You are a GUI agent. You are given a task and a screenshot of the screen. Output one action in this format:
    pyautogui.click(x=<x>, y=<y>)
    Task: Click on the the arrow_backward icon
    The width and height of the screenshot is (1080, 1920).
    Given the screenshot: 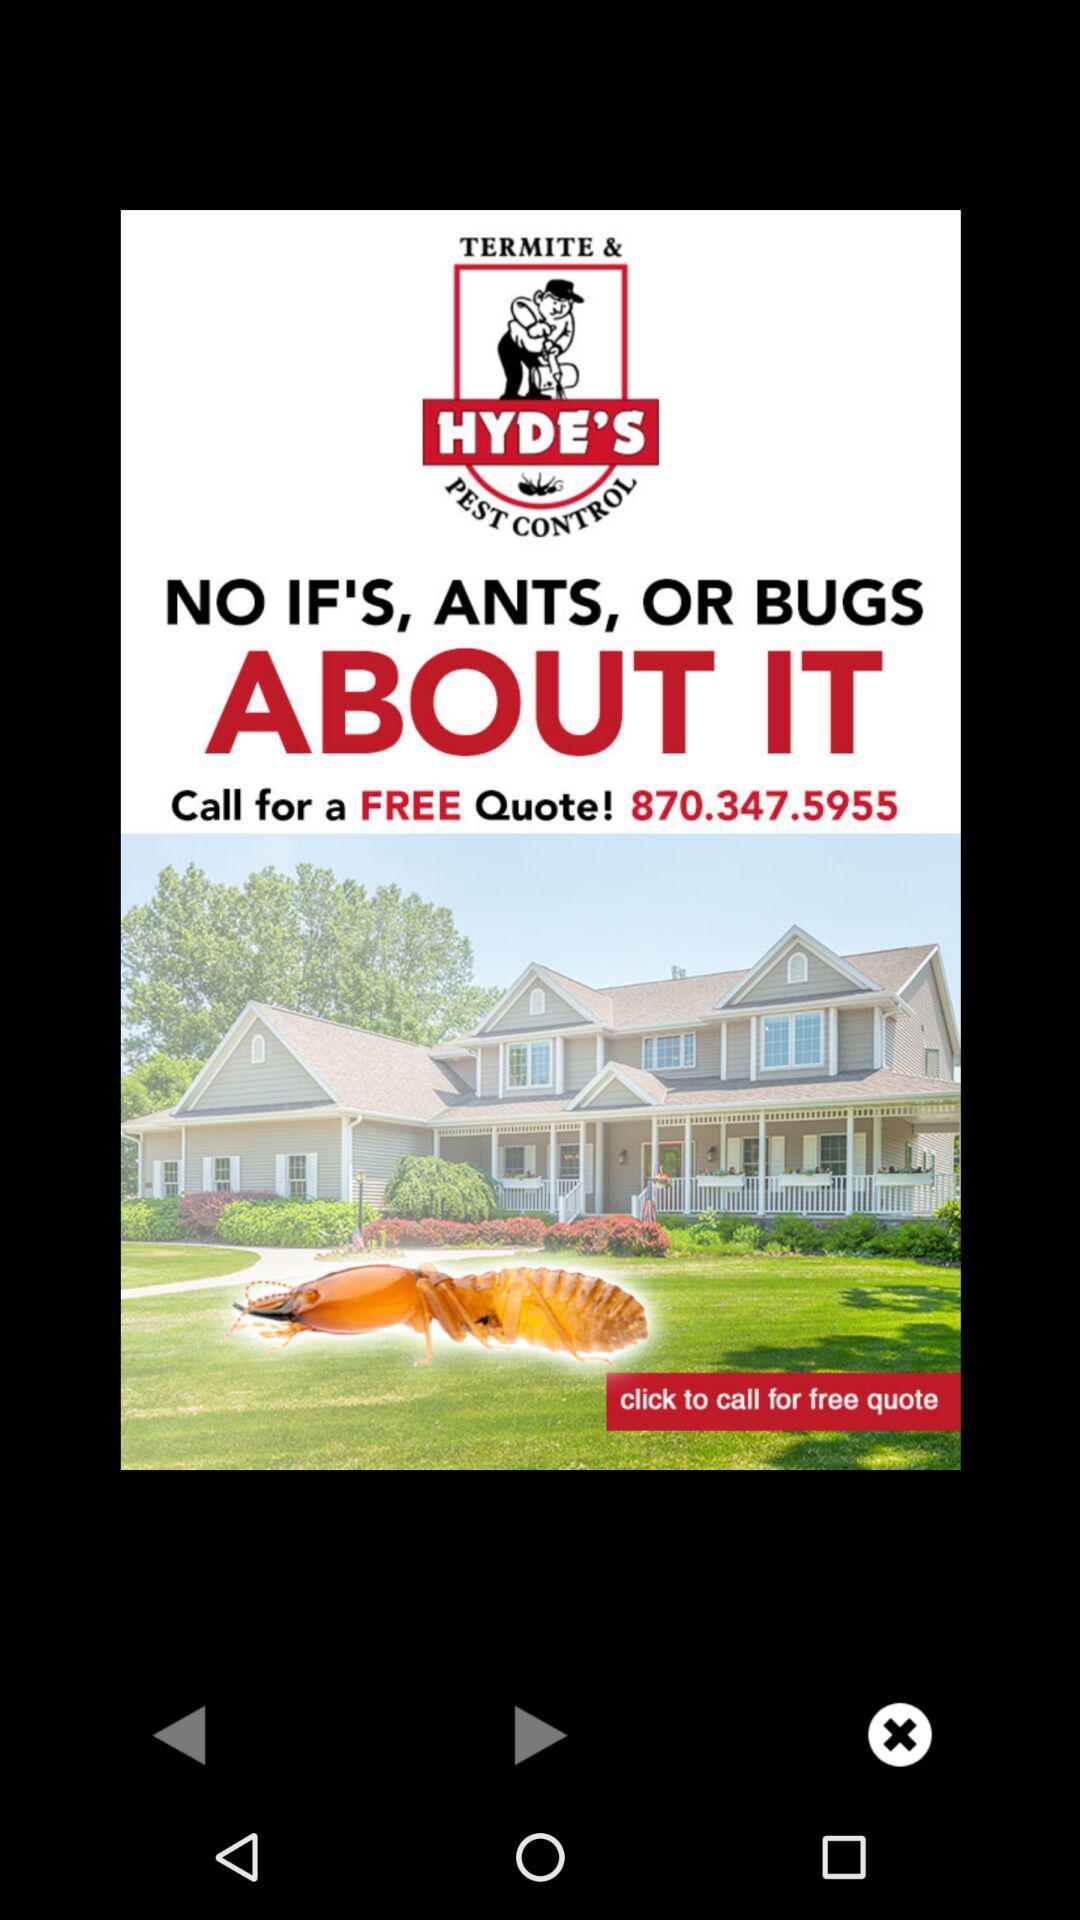 What is the action you would take?
    pyautogui.click(x=180, y=1855)
    